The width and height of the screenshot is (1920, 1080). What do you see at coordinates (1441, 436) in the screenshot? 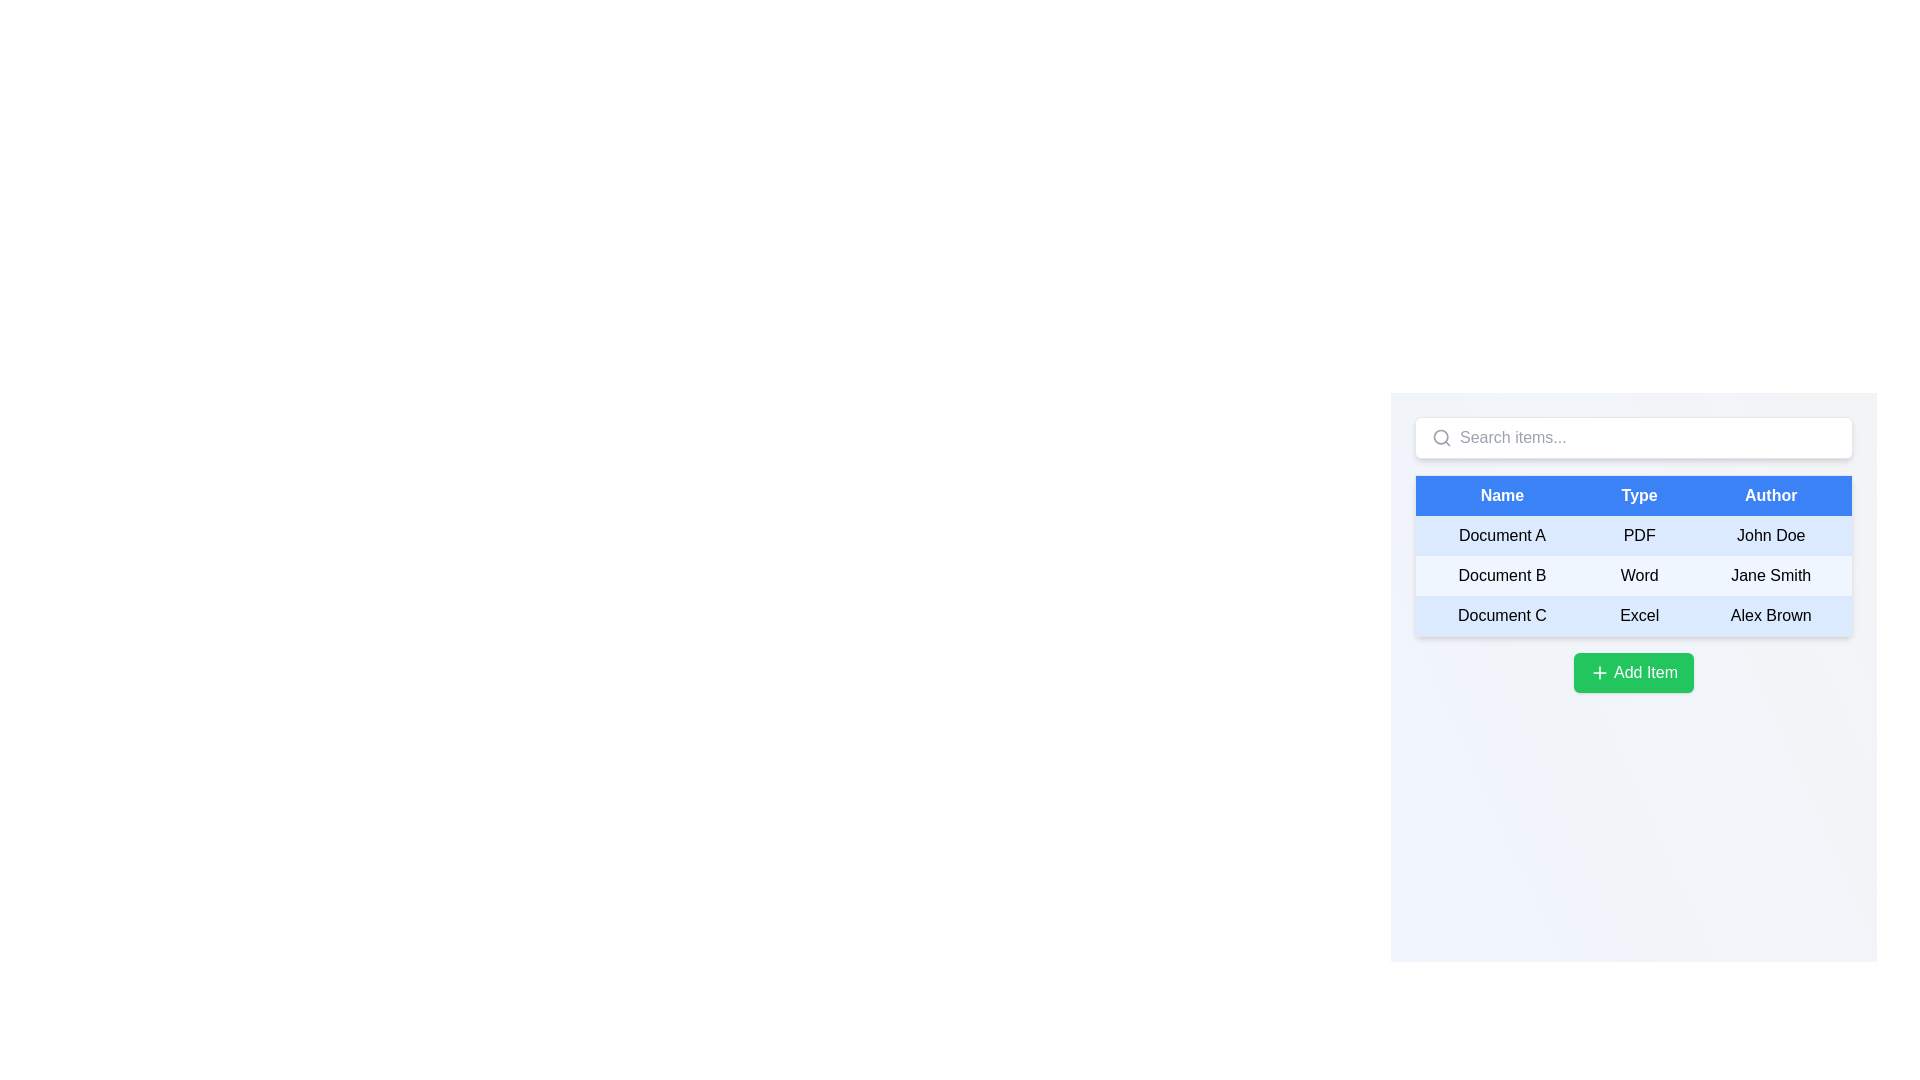
I see `the smaller circle located at the center of the magnifying glass icon in the search bar` at bounding box center [1441, 436].